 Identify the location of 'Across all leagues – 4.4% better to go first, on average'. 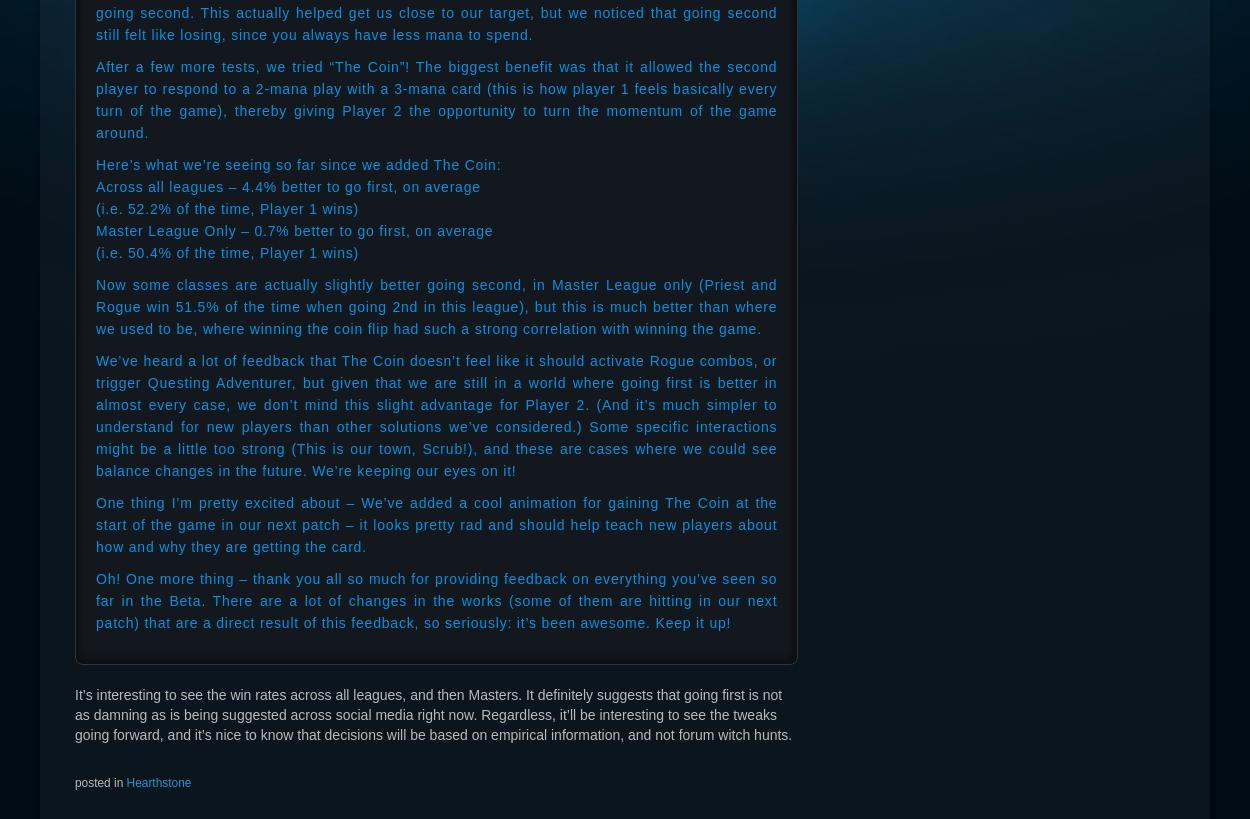
(288, 186).